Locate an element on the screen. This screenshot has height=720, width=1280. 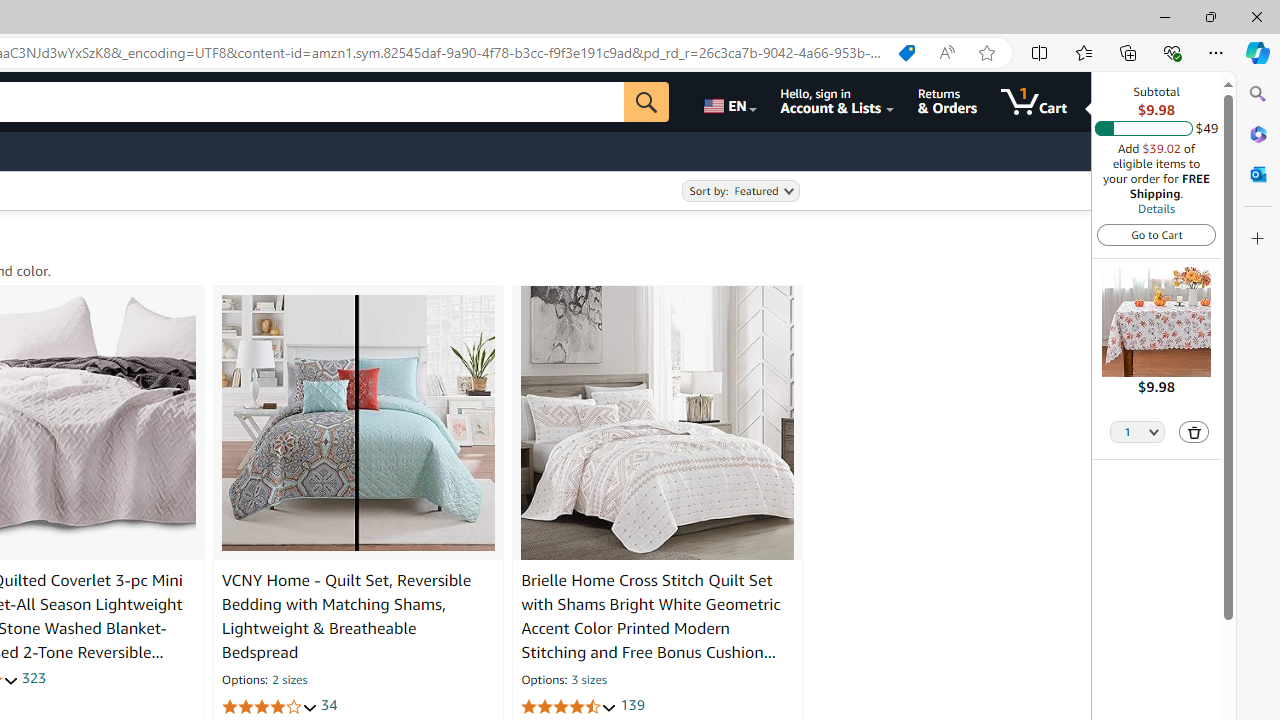
'3.9 out of 5 stars' is located at coordinates (268, 706).